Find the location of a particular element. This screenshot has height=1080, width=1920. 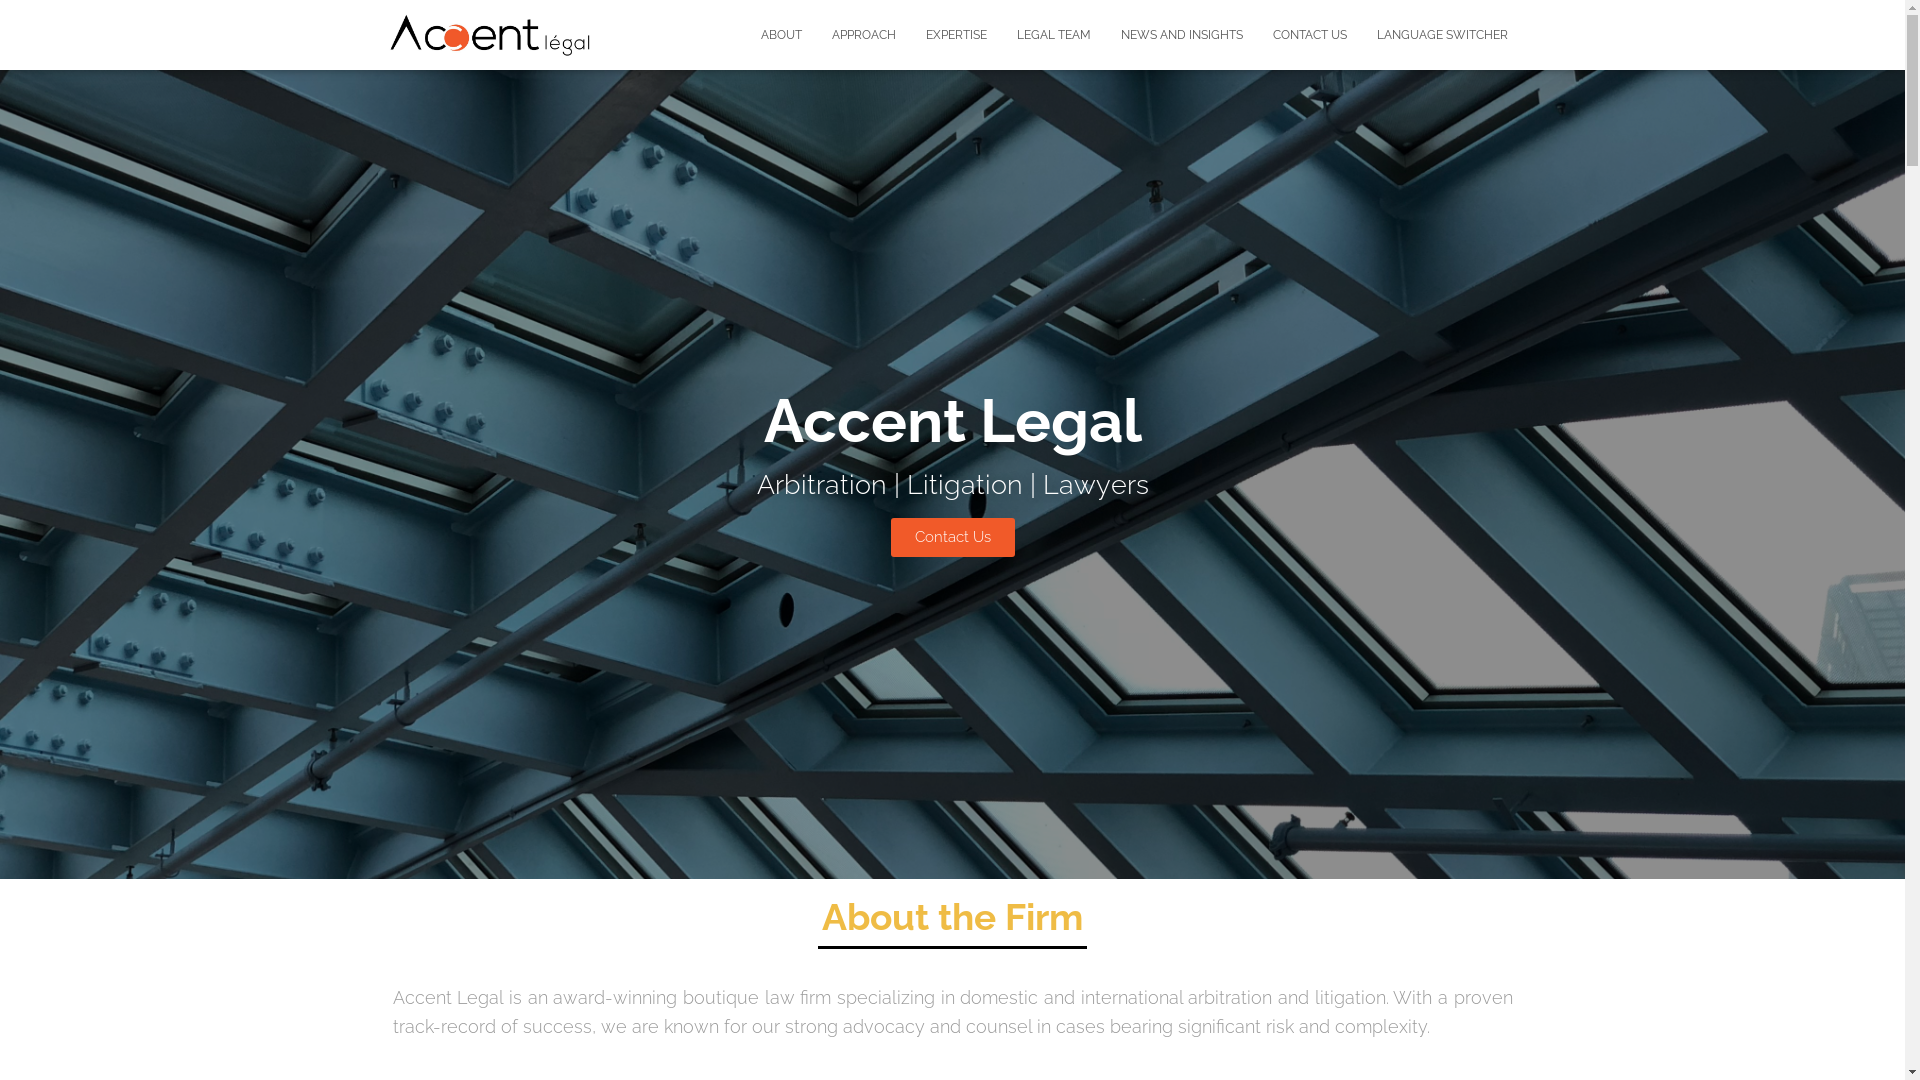

'LANGUAGE SWITCHER' is located at coordinates (1442, 34).